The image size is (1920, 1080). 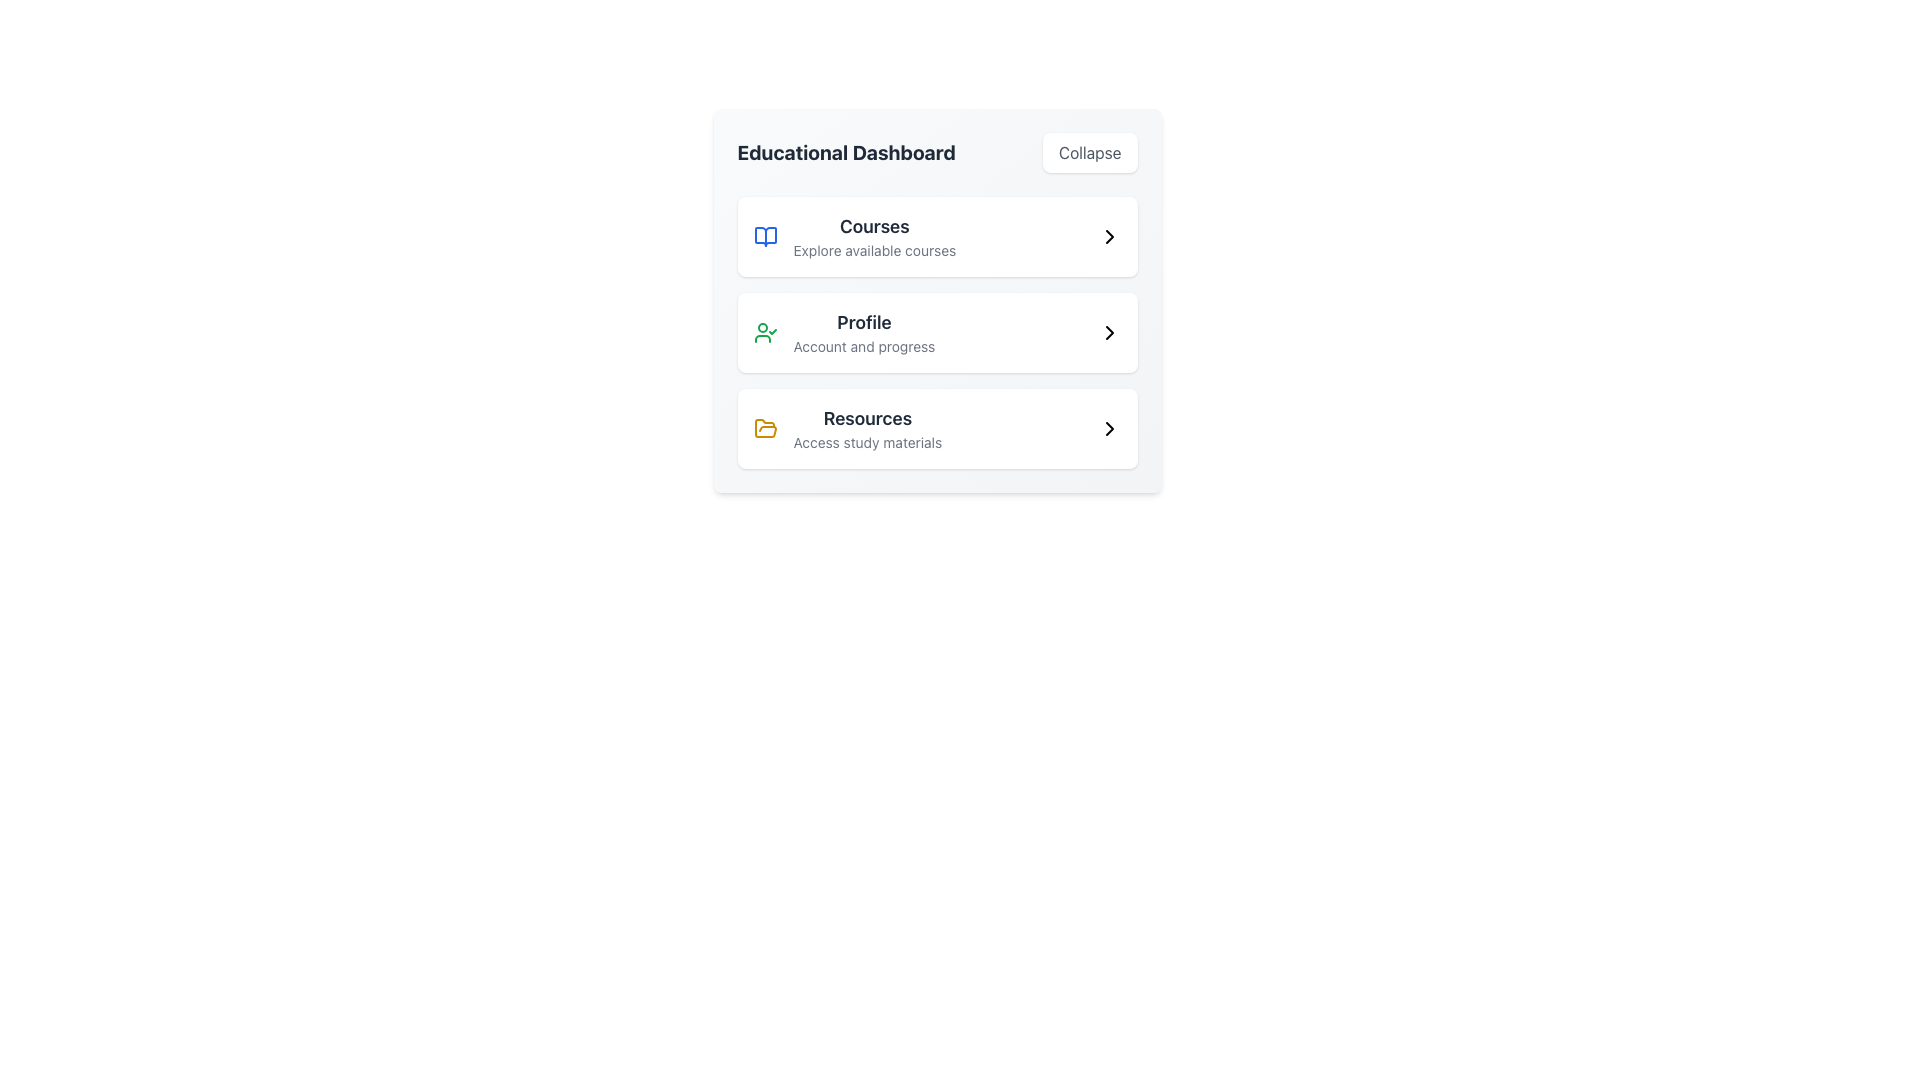 I want to click on the Profile button located in the Educational Dashboard, which is the second button in a vertical list of three buttons, so click(x=936, y=331).